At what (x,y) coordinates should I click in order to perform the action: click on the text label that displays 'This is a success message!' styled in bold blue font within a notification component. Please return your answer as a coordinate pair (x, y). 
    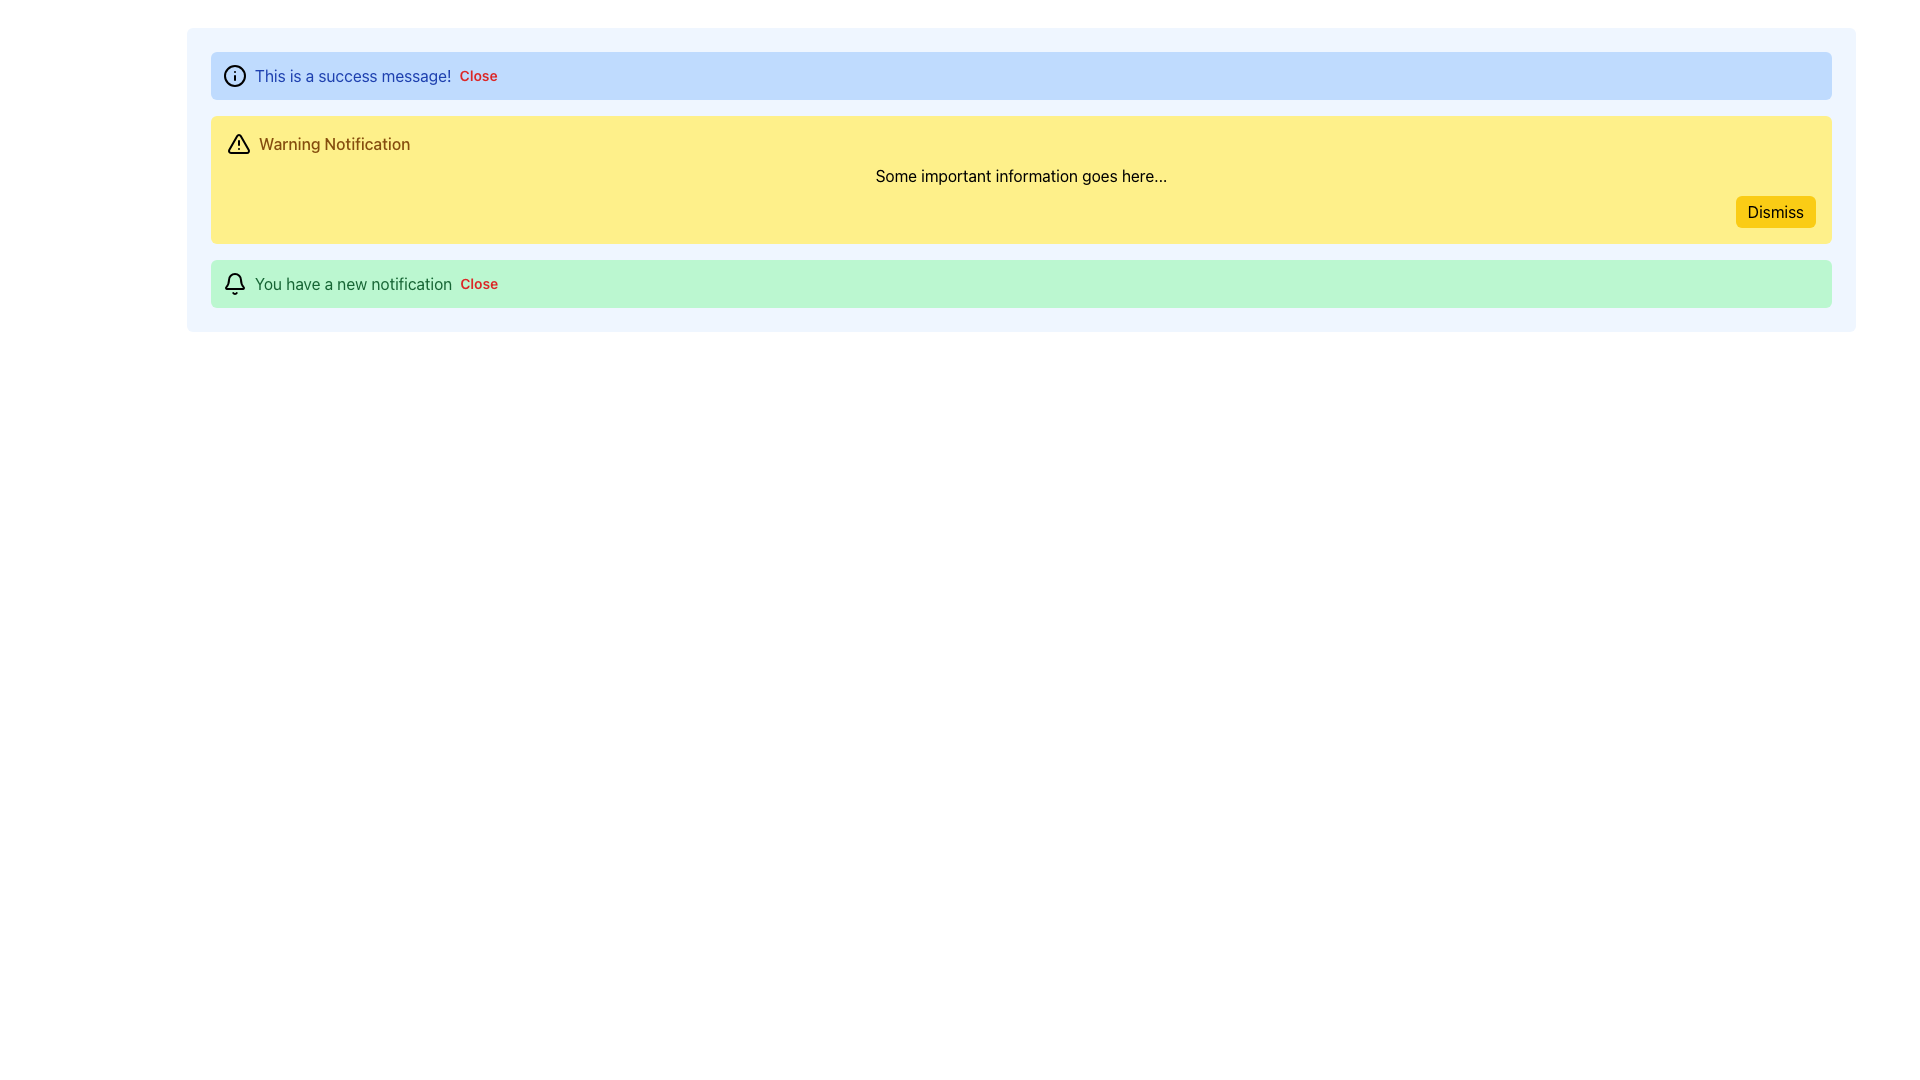
    Looking at the image, I should click on (353, 75).